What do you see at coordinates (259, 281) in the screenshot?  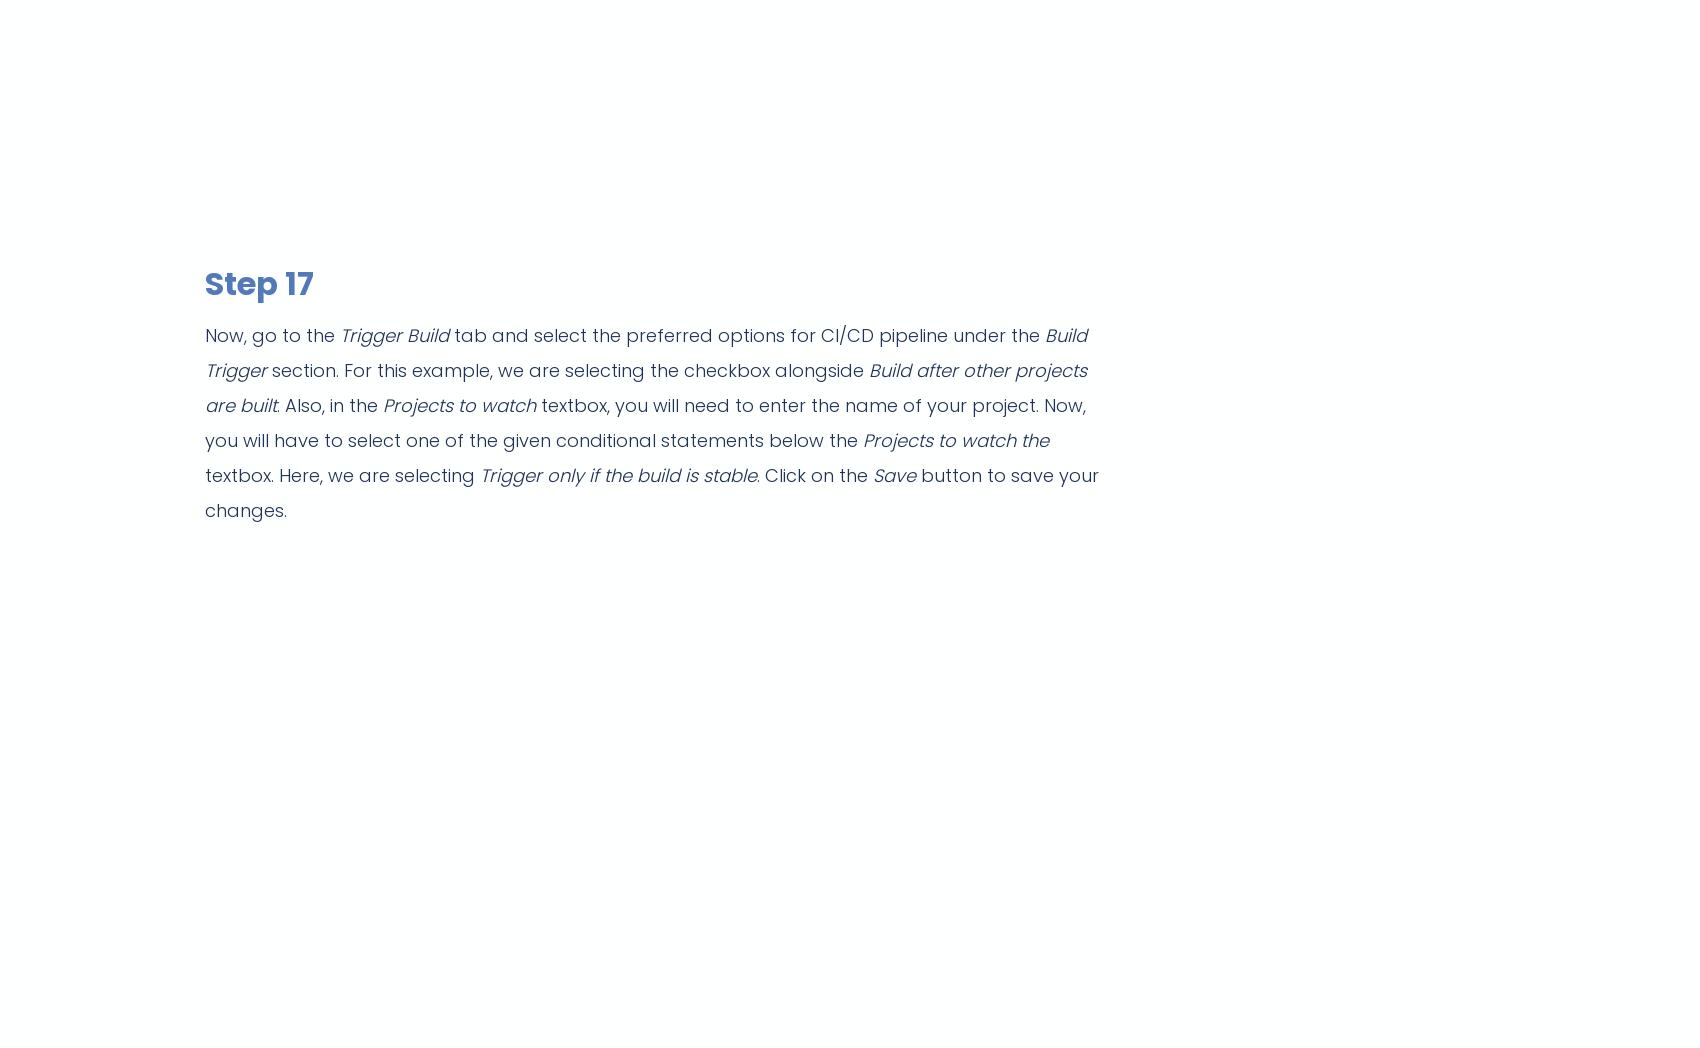 I see `'Step 17'` at bounding box center [259, 281].